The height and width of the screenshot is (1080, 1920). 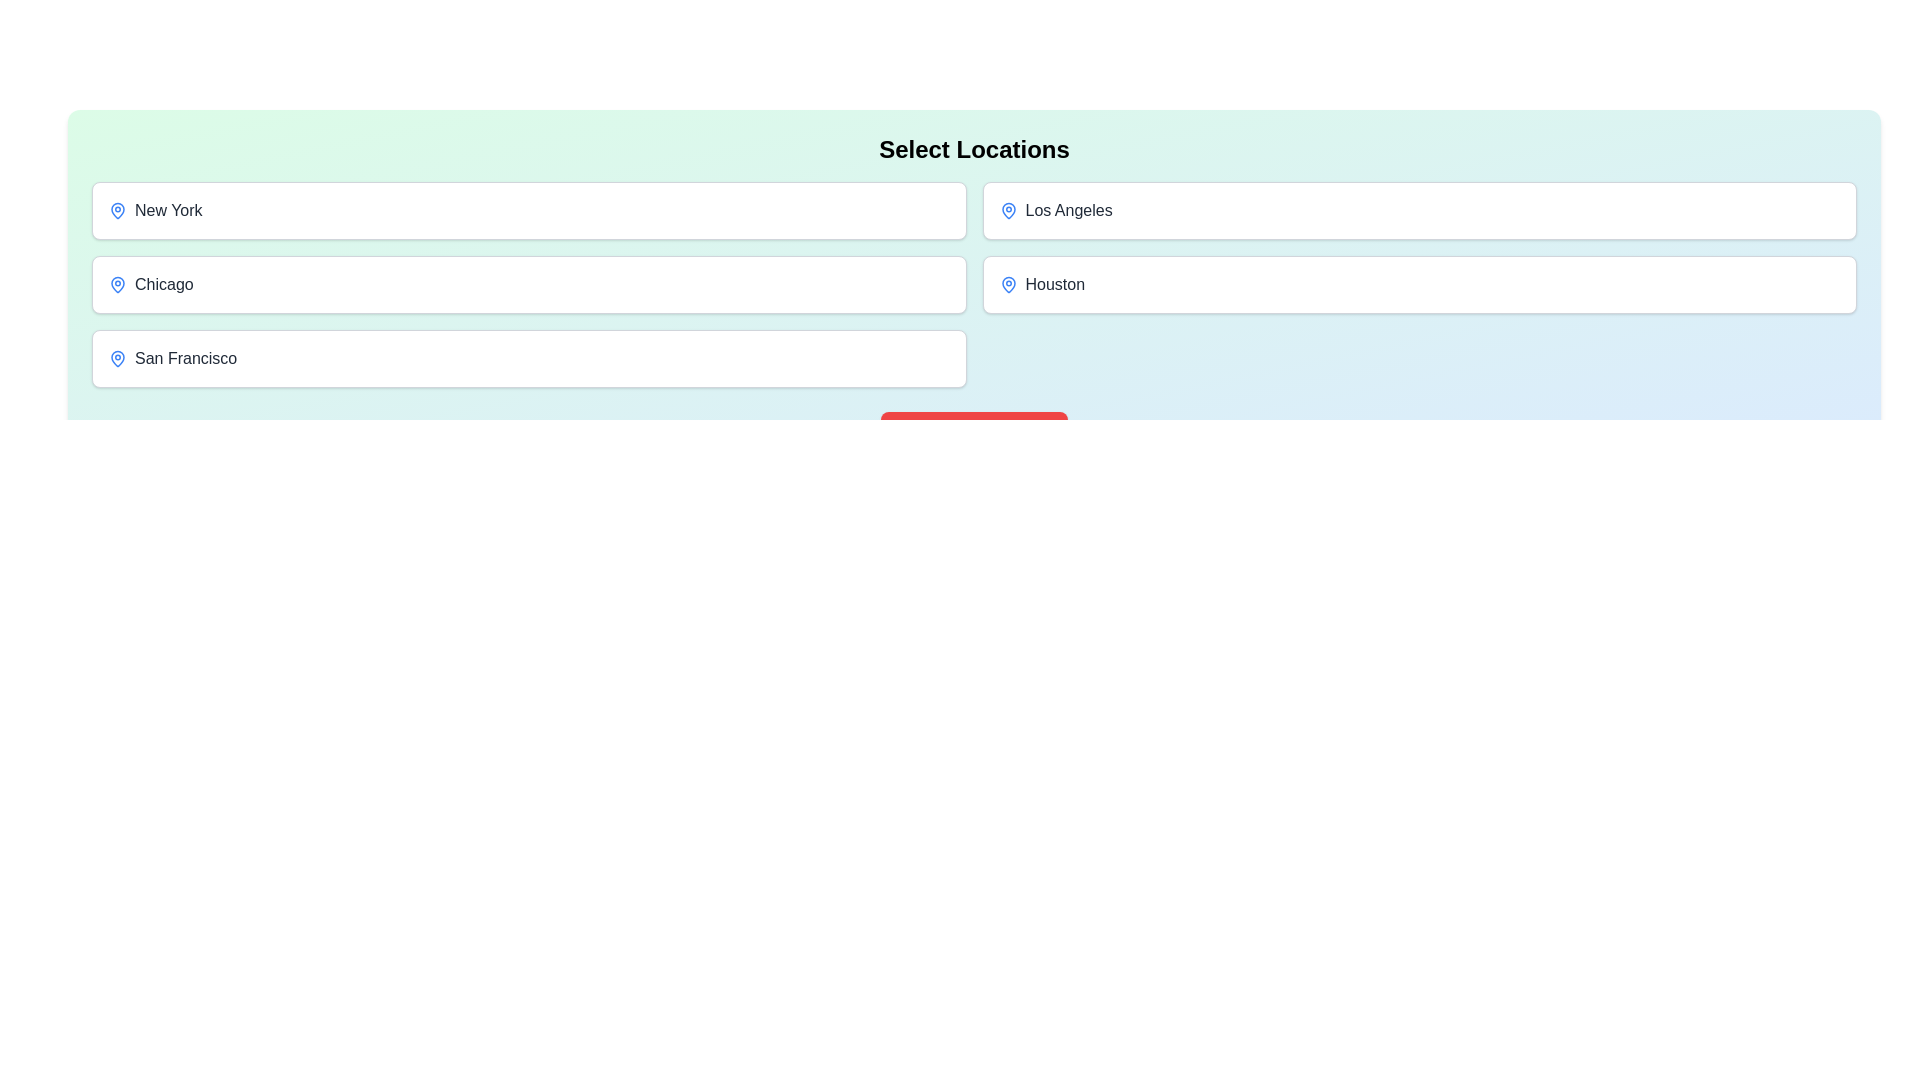 What do you see at coordinates (529, 211) in the screenshot?
I see `the button corresponding to the location New York` at bounding box center [529, 211].